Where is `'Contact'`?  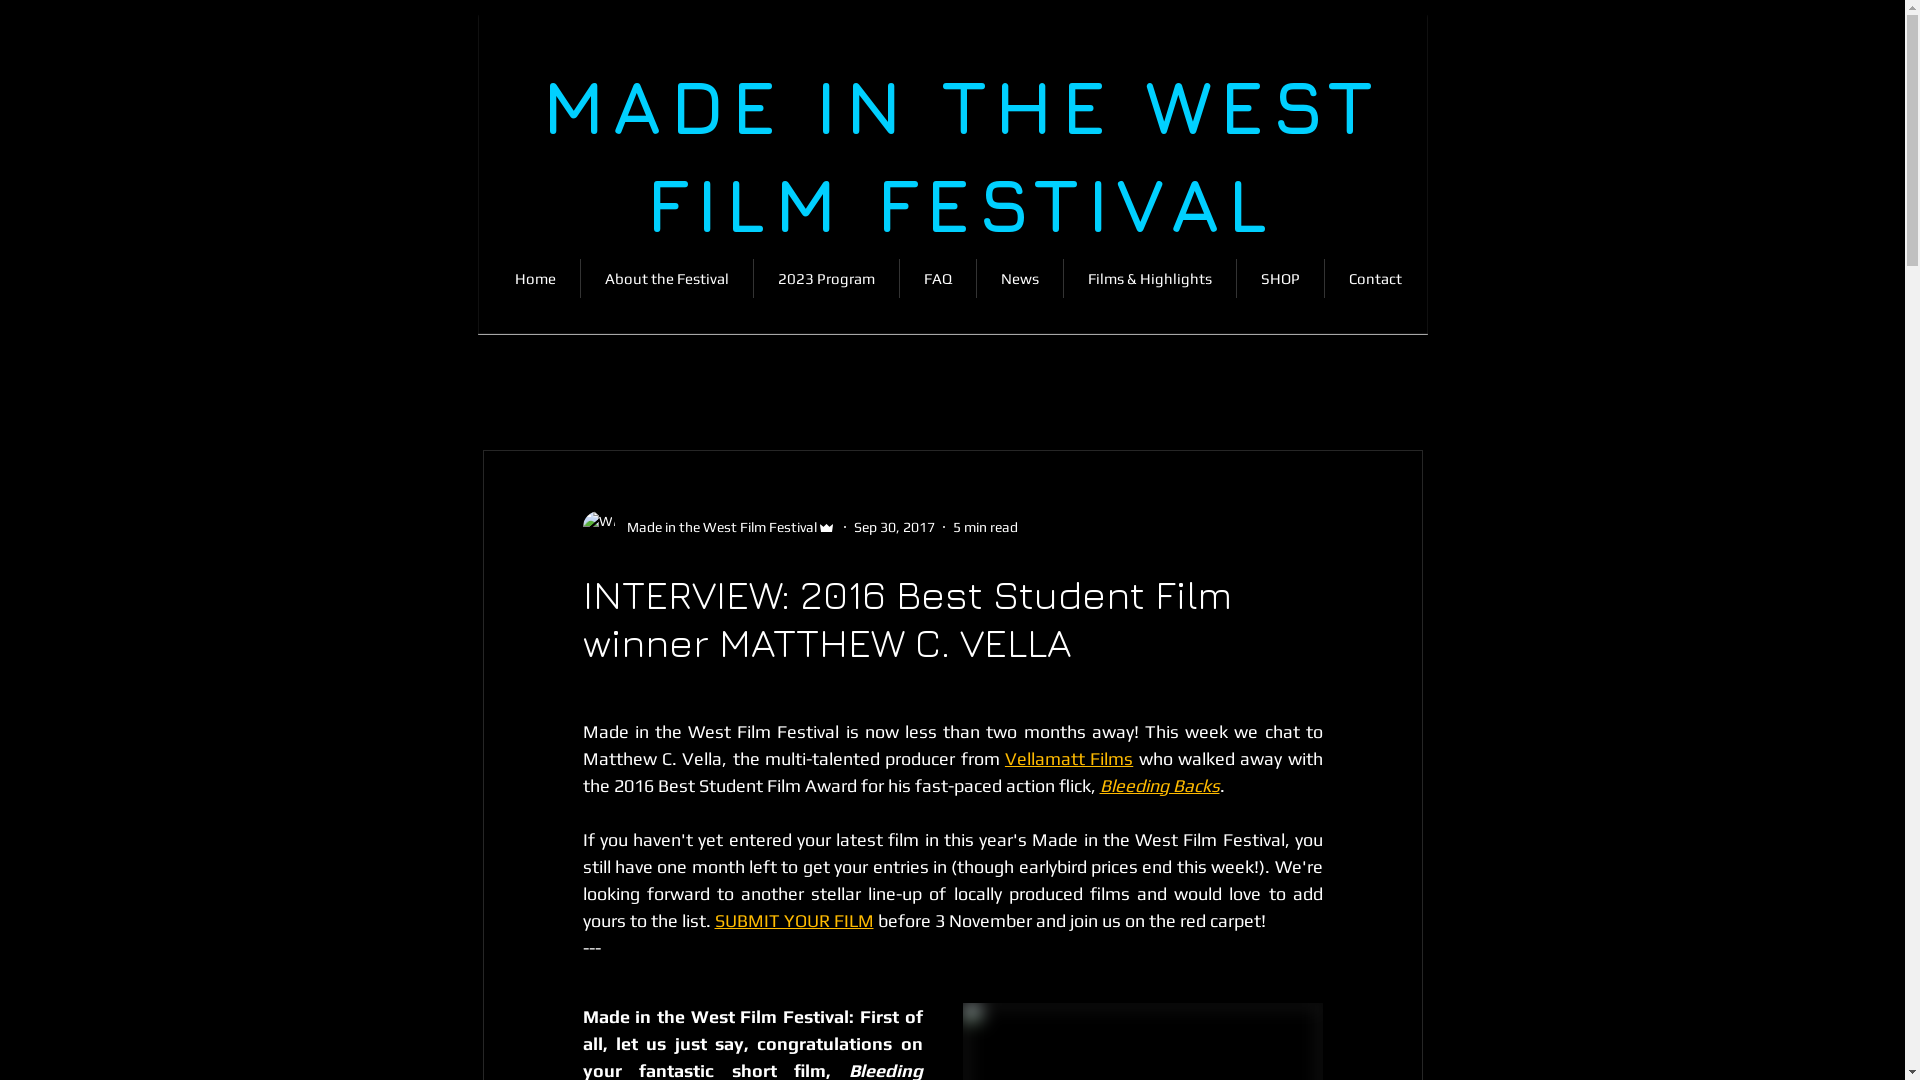
'Contact' is located at coordinates (1373, 278).